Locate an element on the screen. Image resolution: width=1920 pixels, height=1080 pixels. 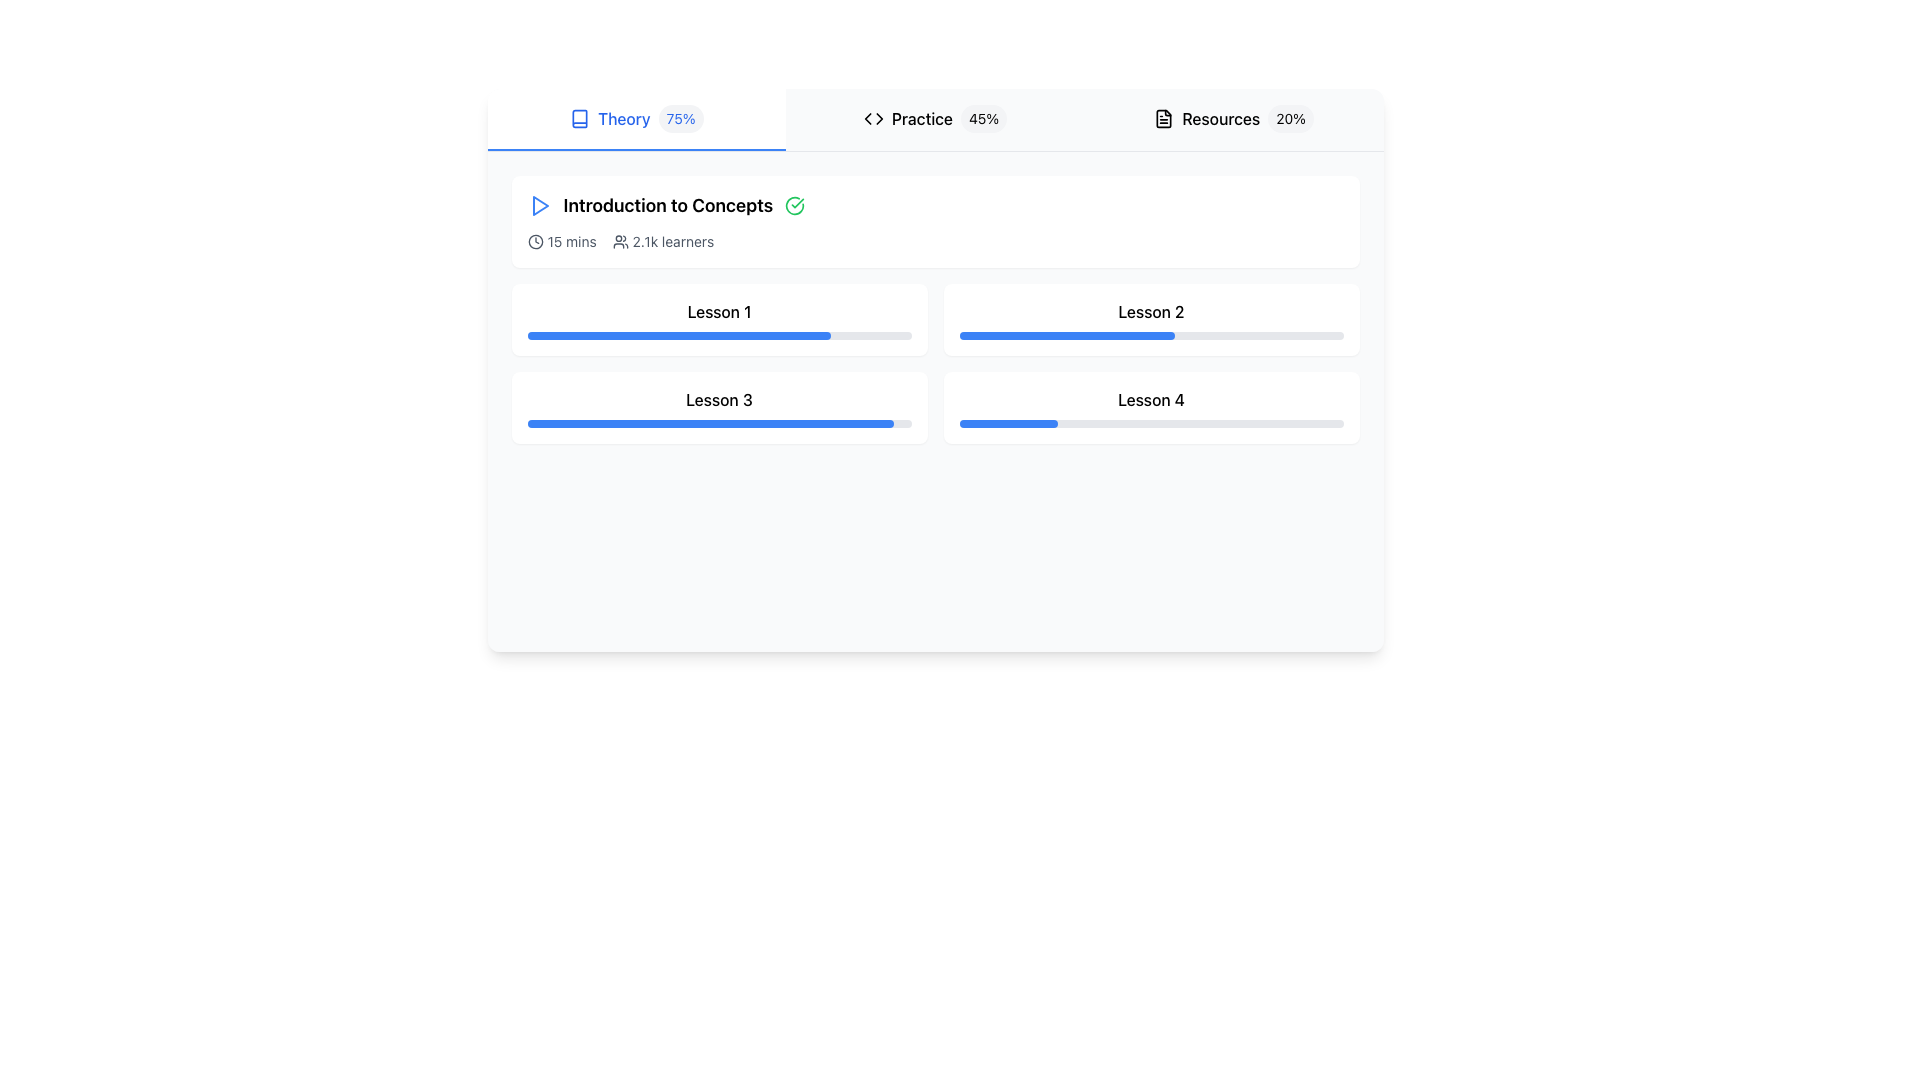
the text label displaying 'Theory', which is located near the top center of the interface, part of a navigation structure, positioned between an SVG icon and a percentage badge ('75%') is located at coordinates (623, 119).